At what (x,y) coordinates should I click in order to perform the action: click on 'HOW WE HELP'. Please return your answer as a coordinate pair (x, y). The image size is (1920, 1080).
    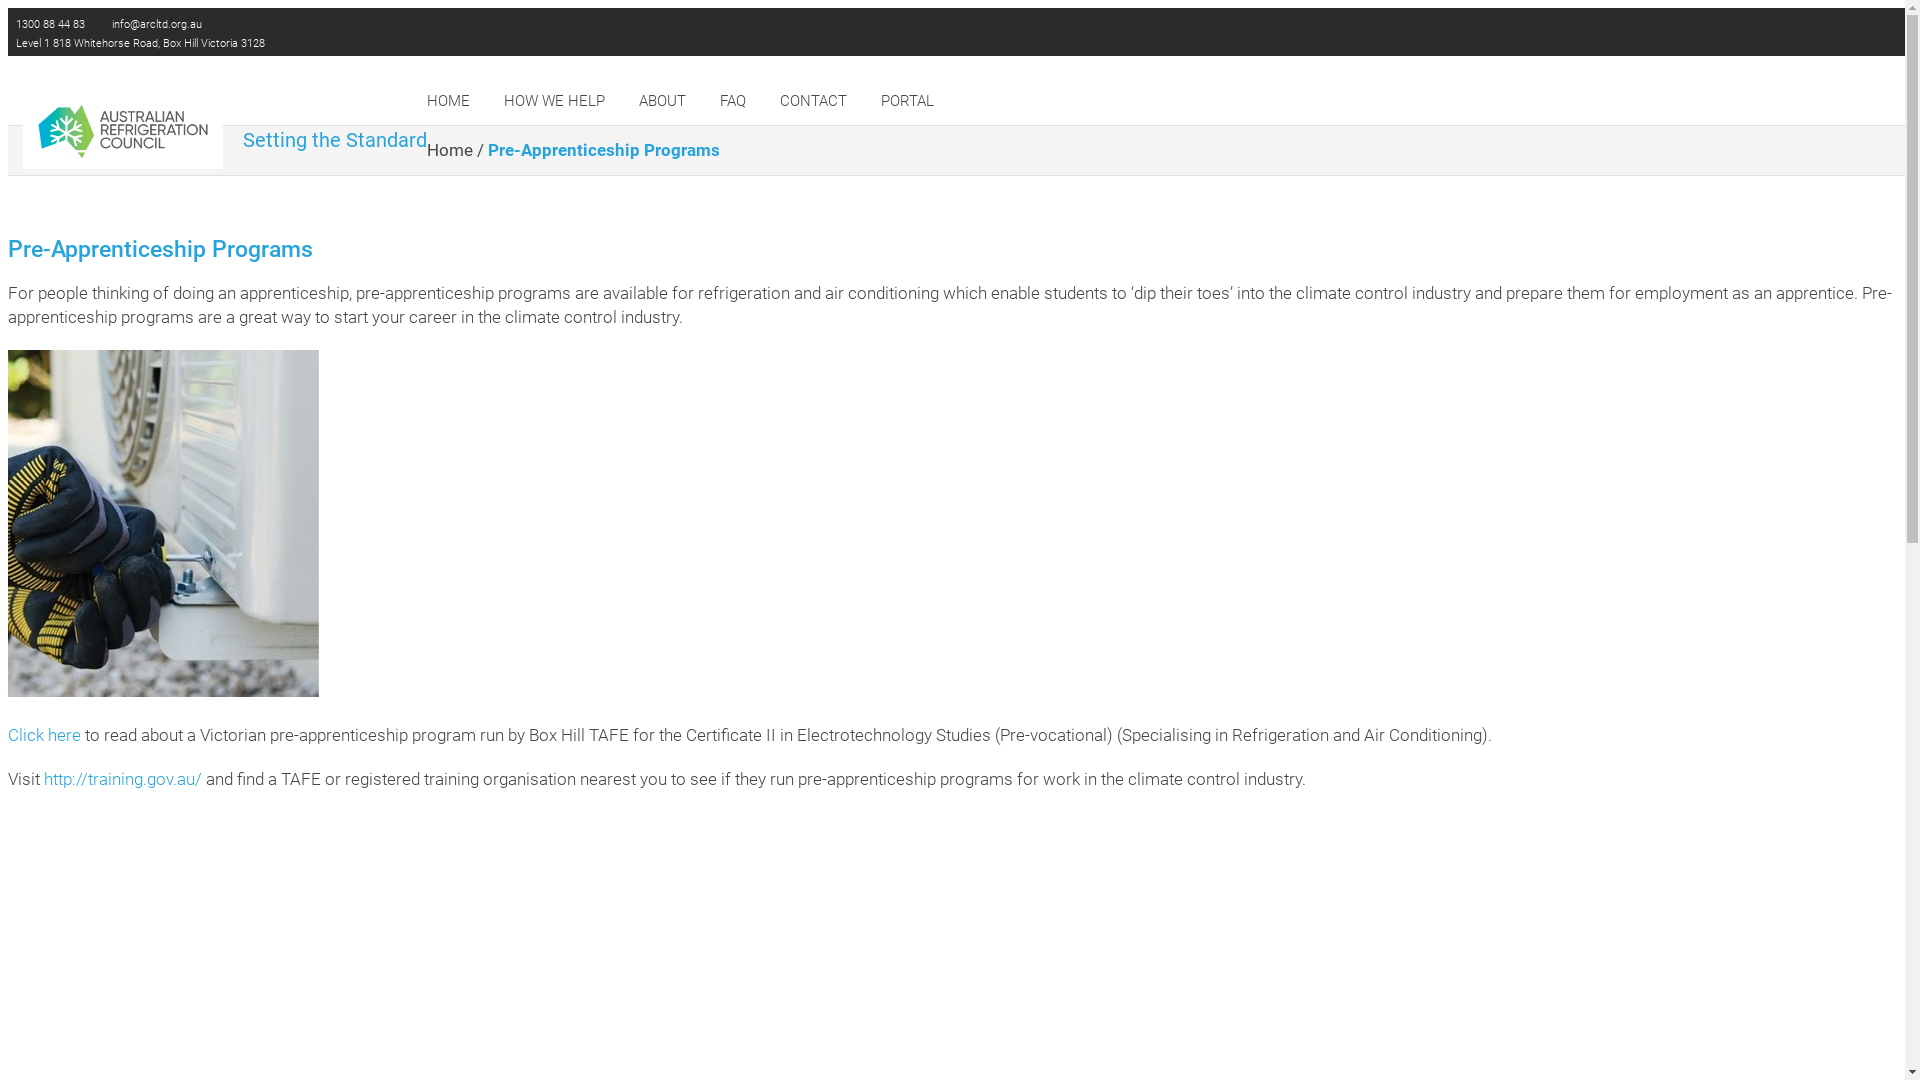
    Looking at the image, I should click on (554, 100).